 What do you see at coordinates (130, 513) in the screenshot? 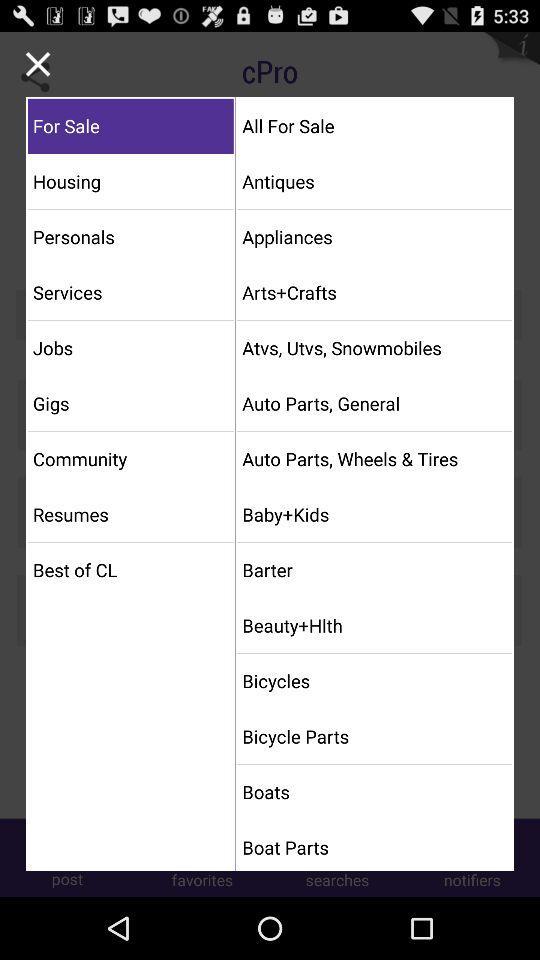
I see `the app above best of cl` at bounding box center [130, 513].